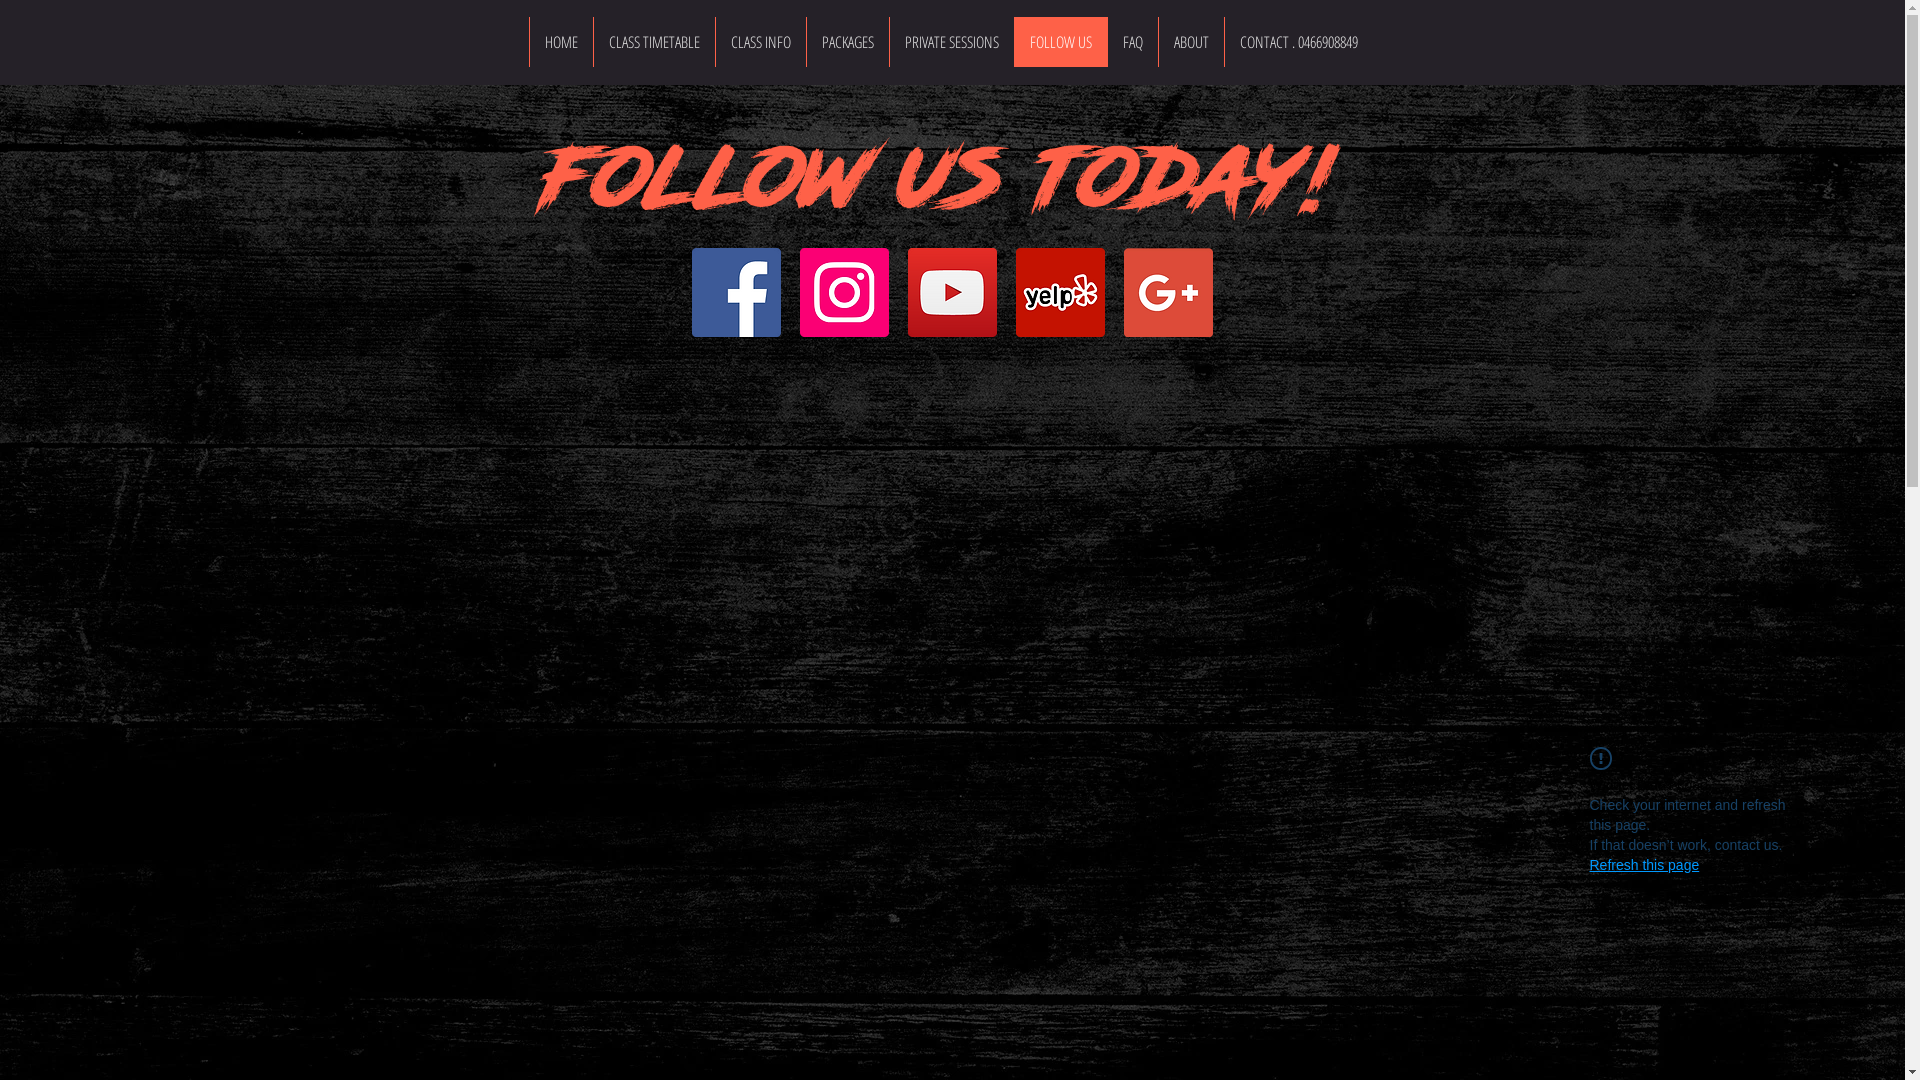 The image size is (1920, 1080). I want to click on 'CLASS TIMETABLE', so click(652, 42).